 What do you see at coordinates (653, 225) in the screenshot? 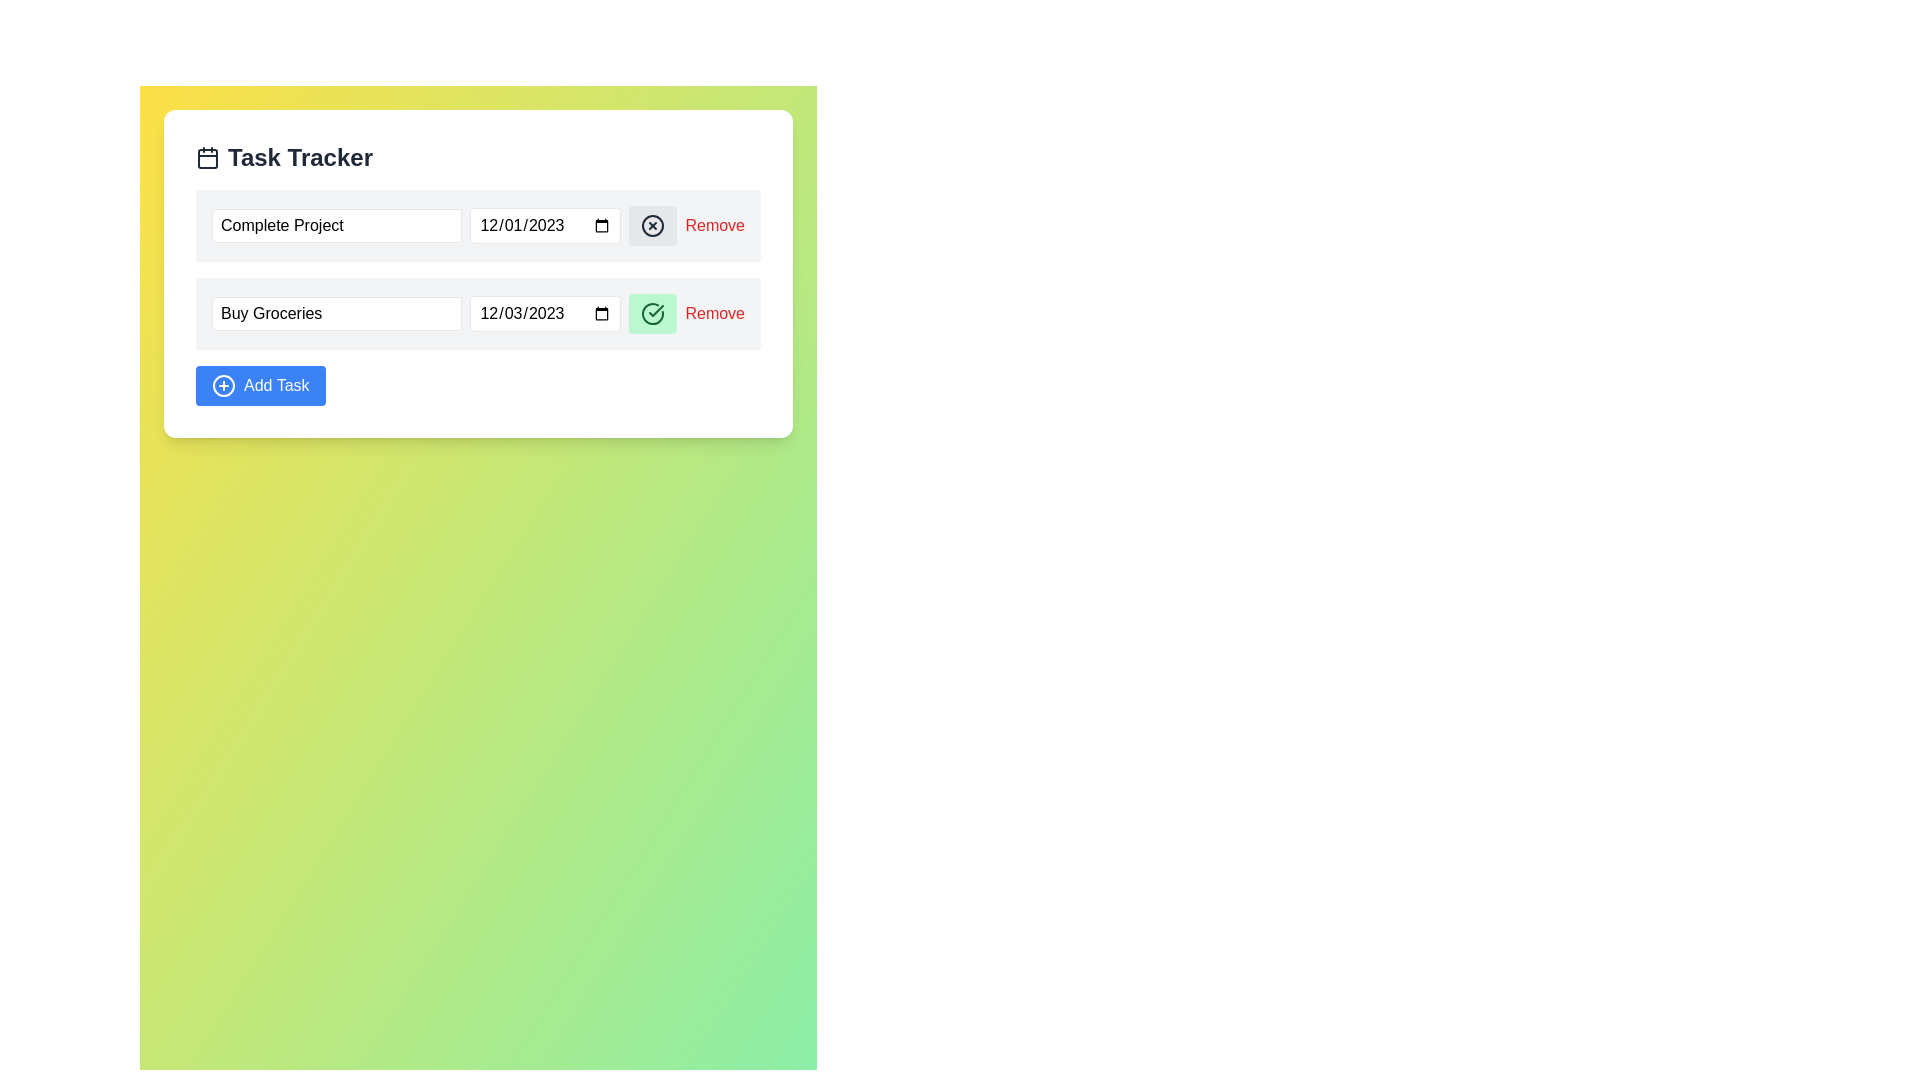
I see `the Icon button, which is an SVG icon with a circular border and a prominent cross ('X') symbol, located in the first task entry of the task tracker, positioned between the date picker and the 'Remove' button` at bounding box center [653, 225].